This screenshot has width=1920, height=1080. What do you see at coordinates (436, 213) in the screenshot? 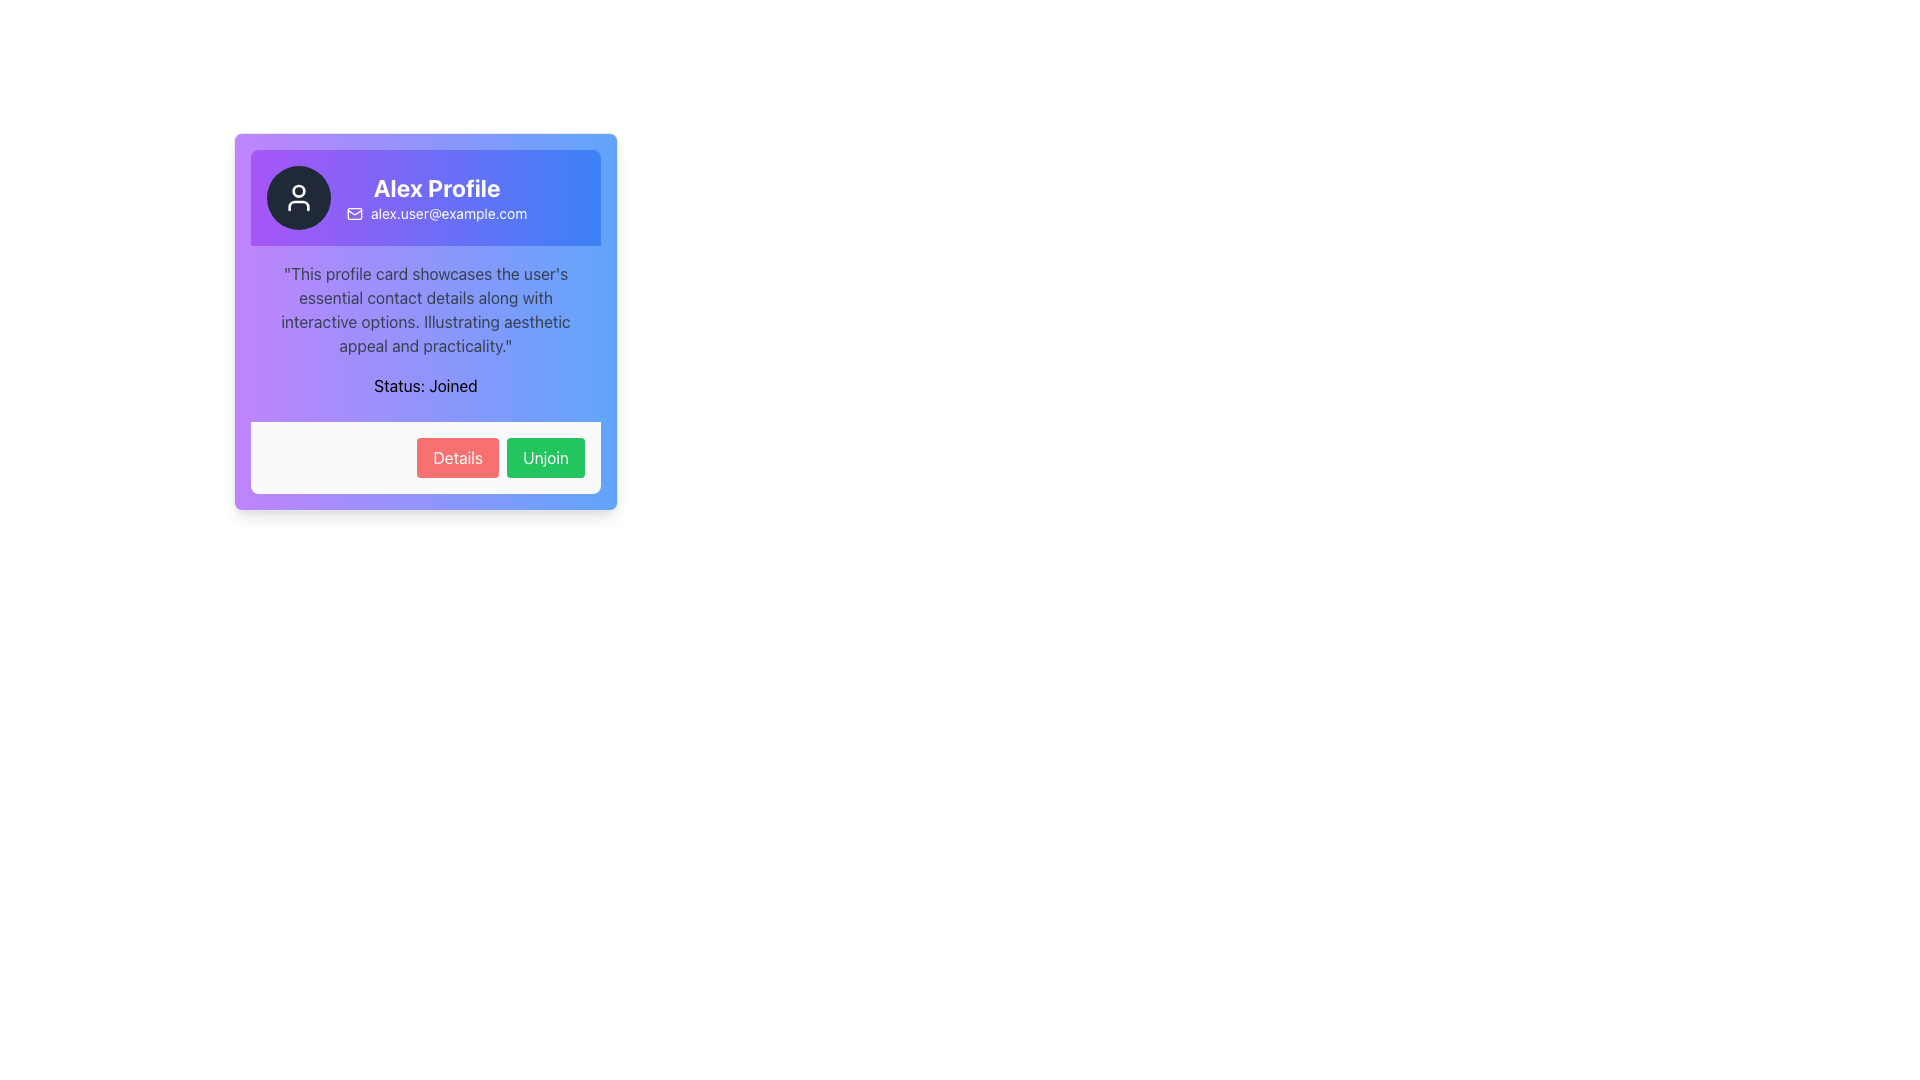
I see `the Static Text With Icon that displays the email address associated with the profile, located below the 'Alex Profile' name heading in the profile header` at bounding box center [436, 213].